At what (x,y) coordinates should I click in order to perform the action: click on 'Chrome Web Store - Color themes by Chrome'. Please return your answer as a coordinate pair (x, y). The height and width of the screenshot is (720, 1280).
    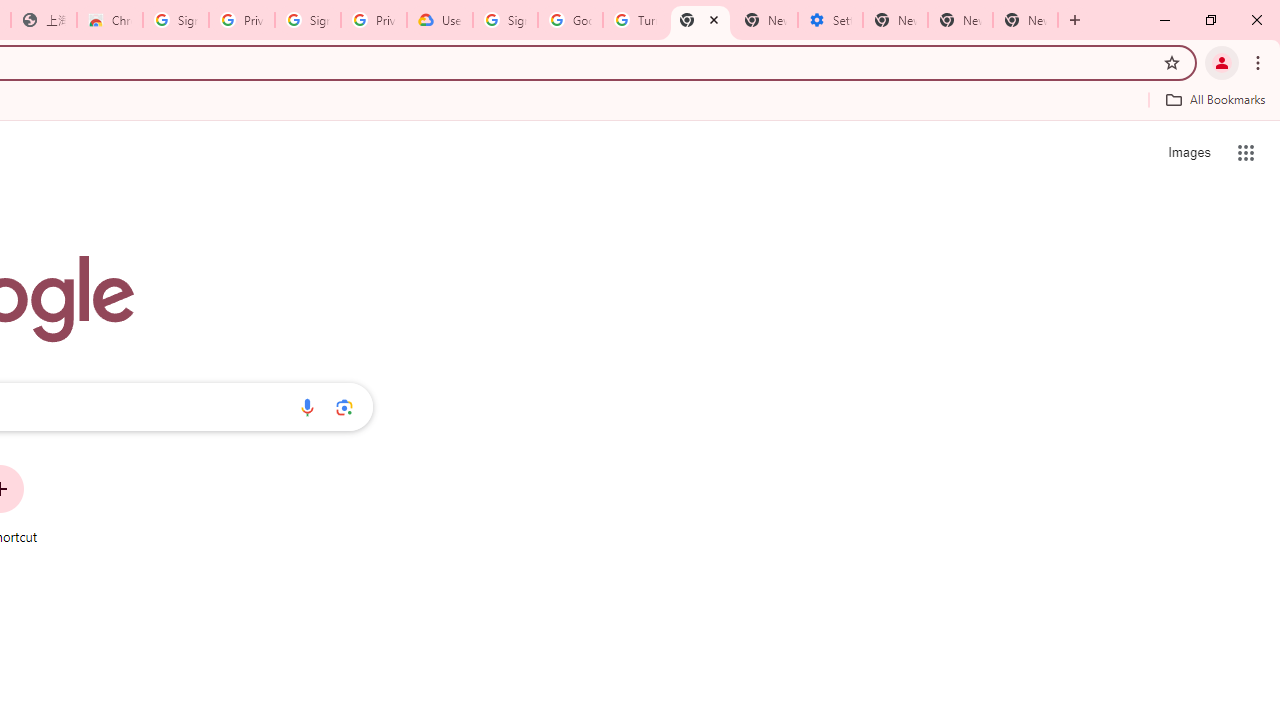
    Looking at the image, I should click on (109, 20).